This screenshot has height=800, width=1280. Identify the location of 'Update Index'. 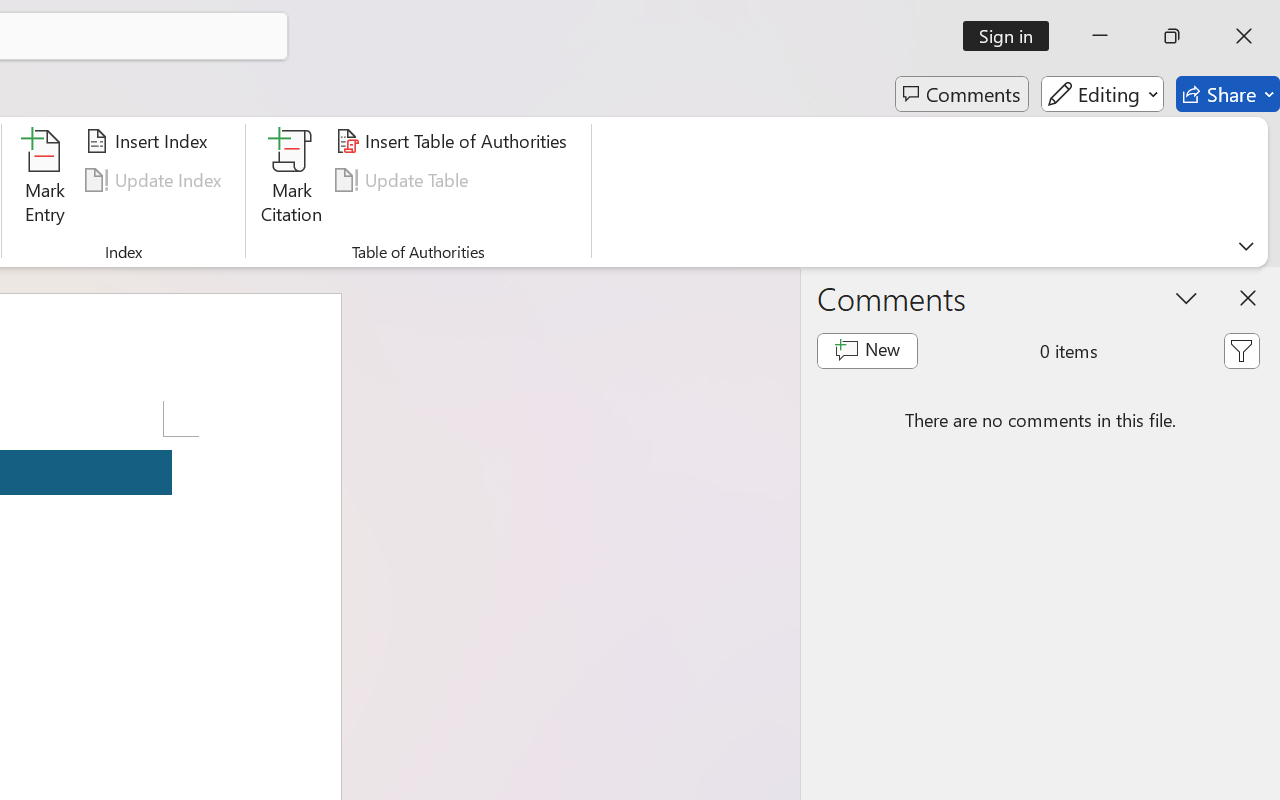
(155, 179).